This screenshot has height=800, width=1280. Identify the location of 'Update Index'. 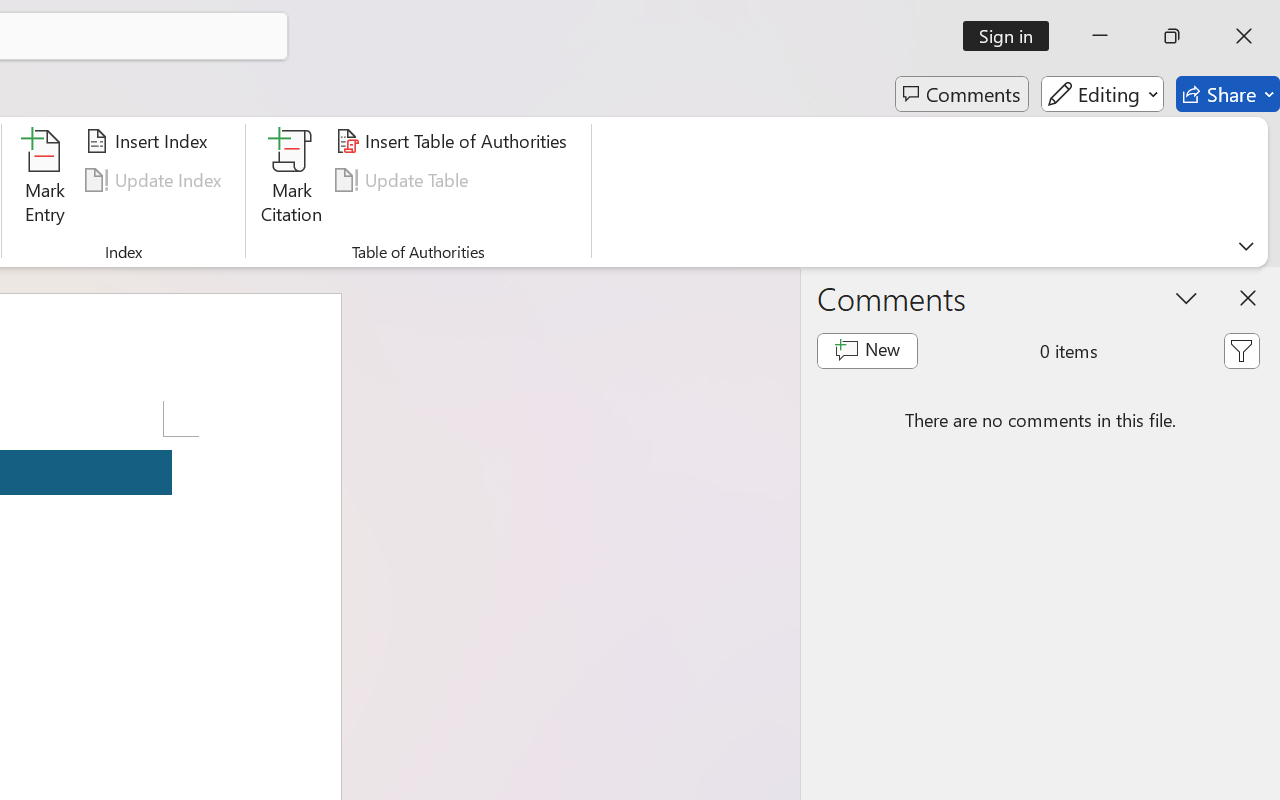
(155, 179).